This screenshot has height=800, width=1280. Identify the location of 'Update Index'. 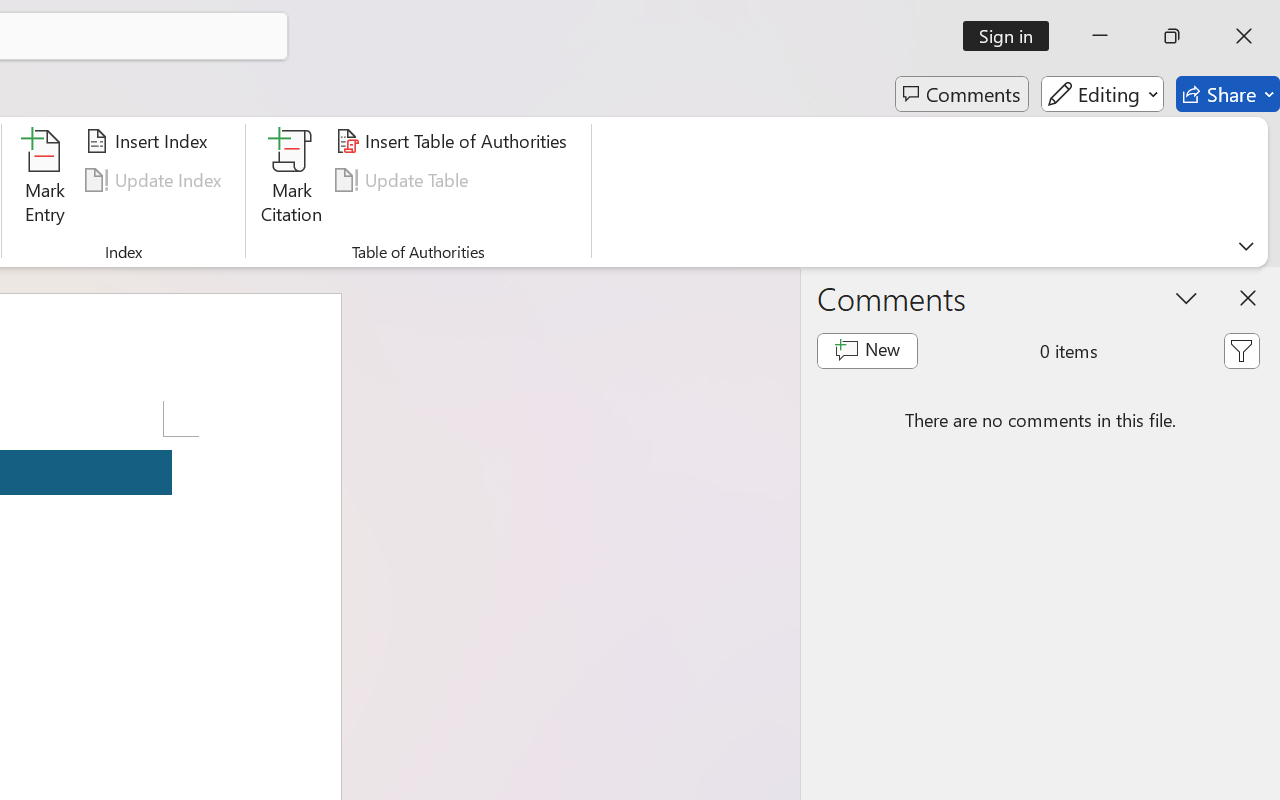
(155, 179).